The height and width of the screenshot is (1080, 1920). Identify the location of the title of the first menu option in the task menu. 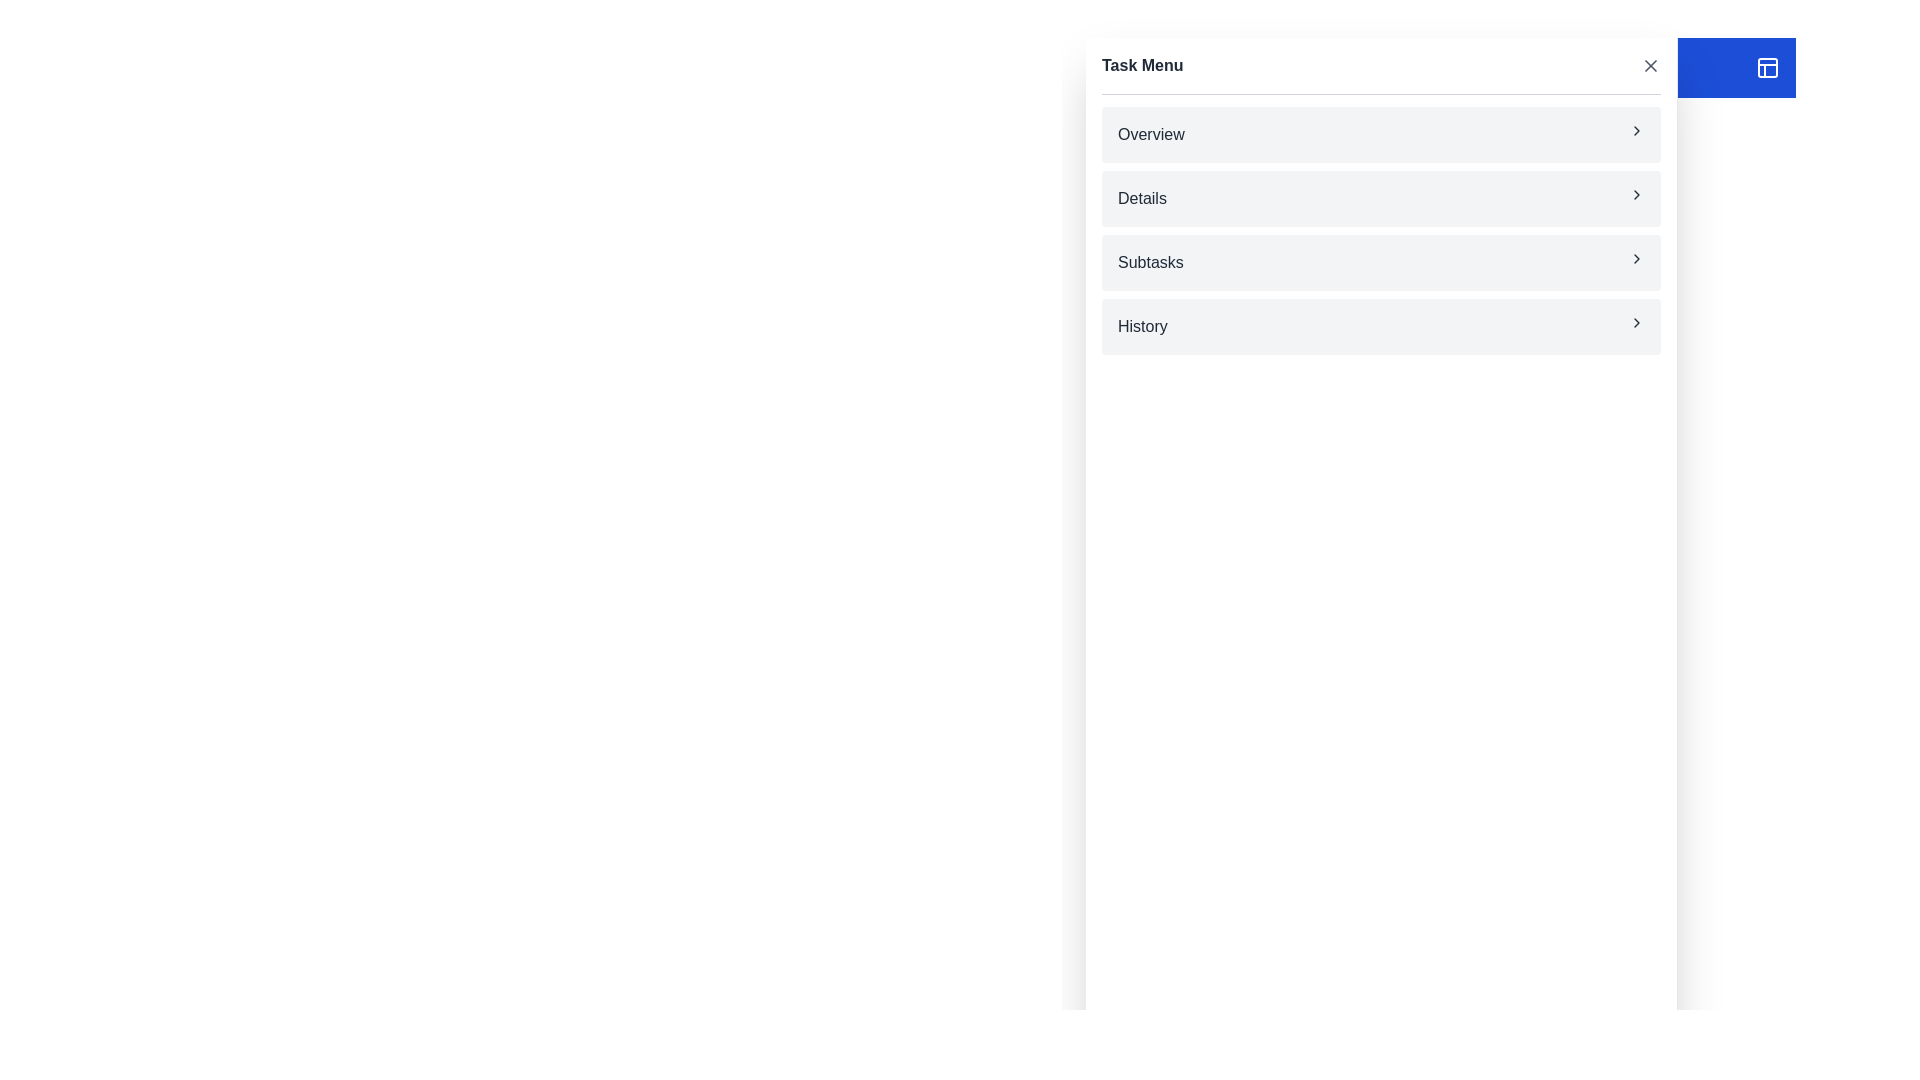
(1151, 135).